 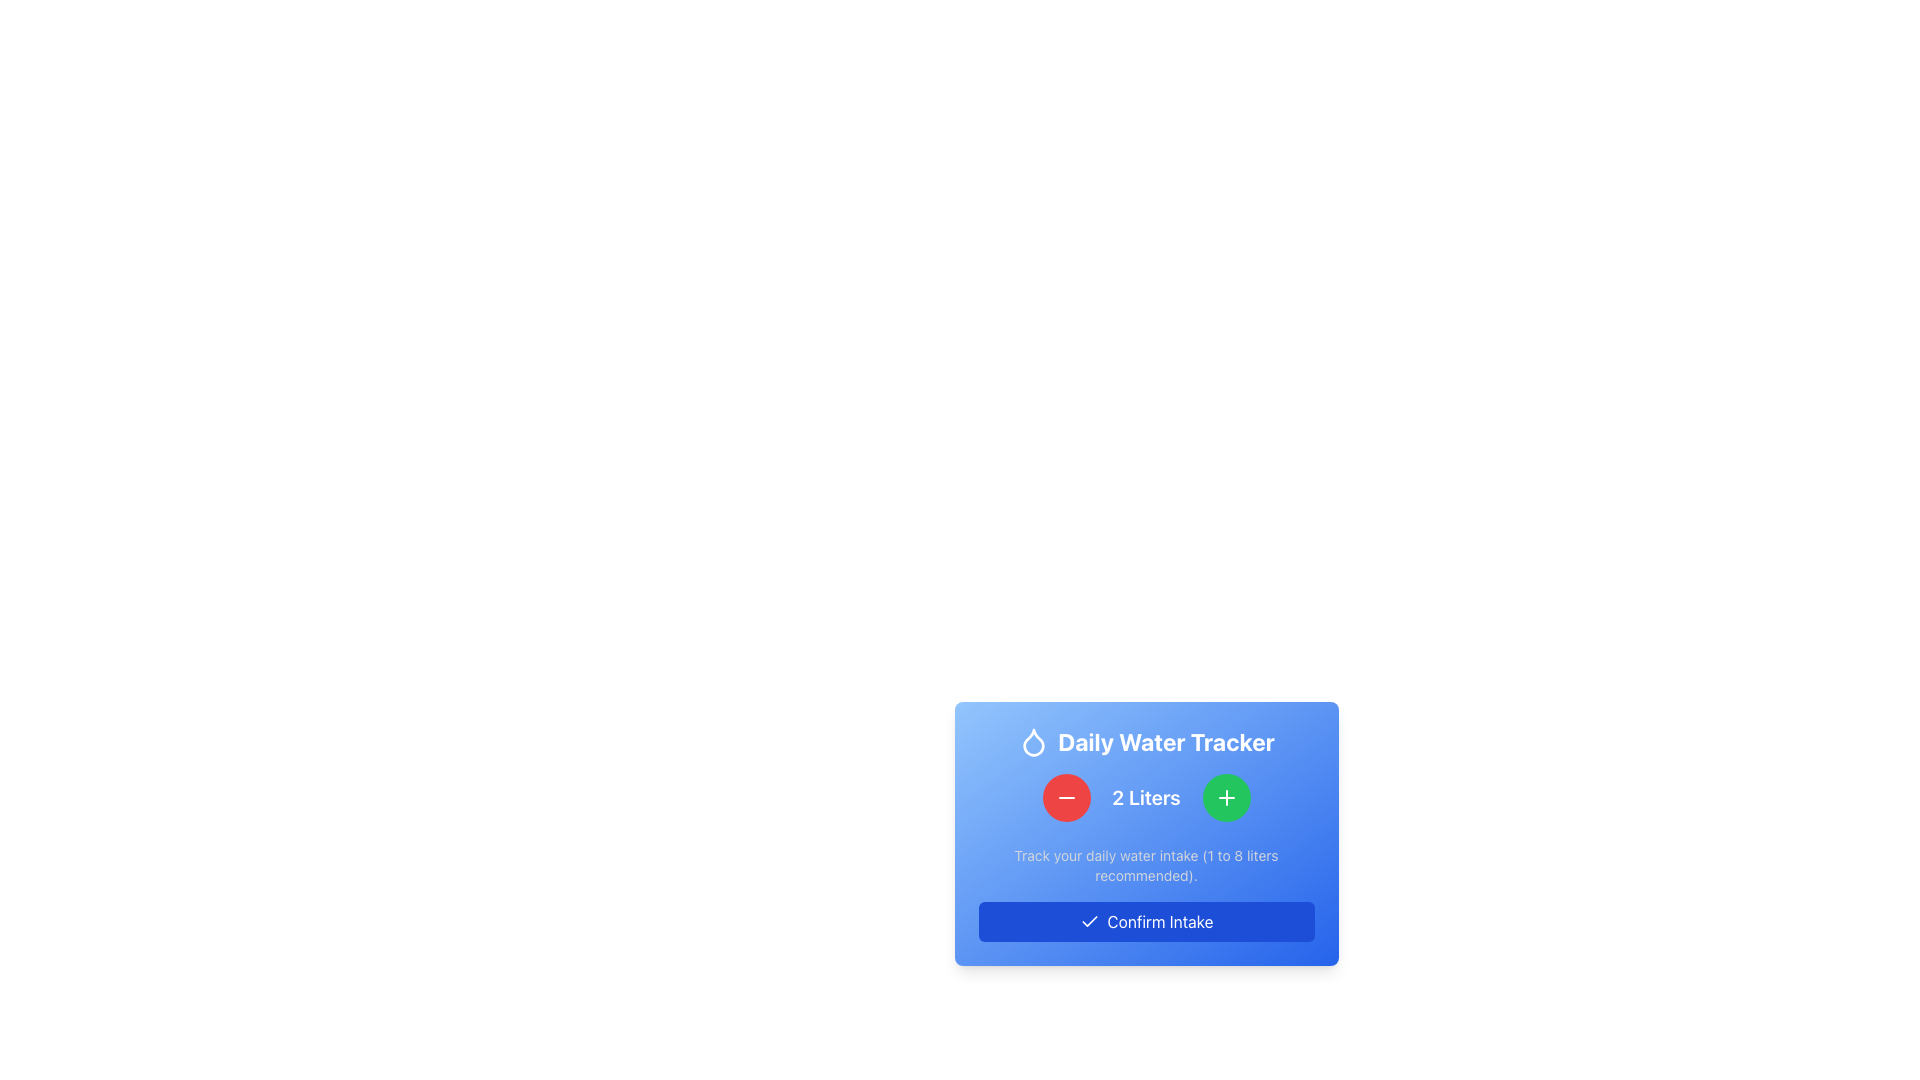 What do you see at coordinates (1146, 865) in the screenshot?
I see `the static text block containing the phrase 'Track your daily water intake (1 to 8 liters recommended)', which is styled in gray color and small font size, positioned above the 'Confirm Intake' button` at bounding box center [1146, 865].